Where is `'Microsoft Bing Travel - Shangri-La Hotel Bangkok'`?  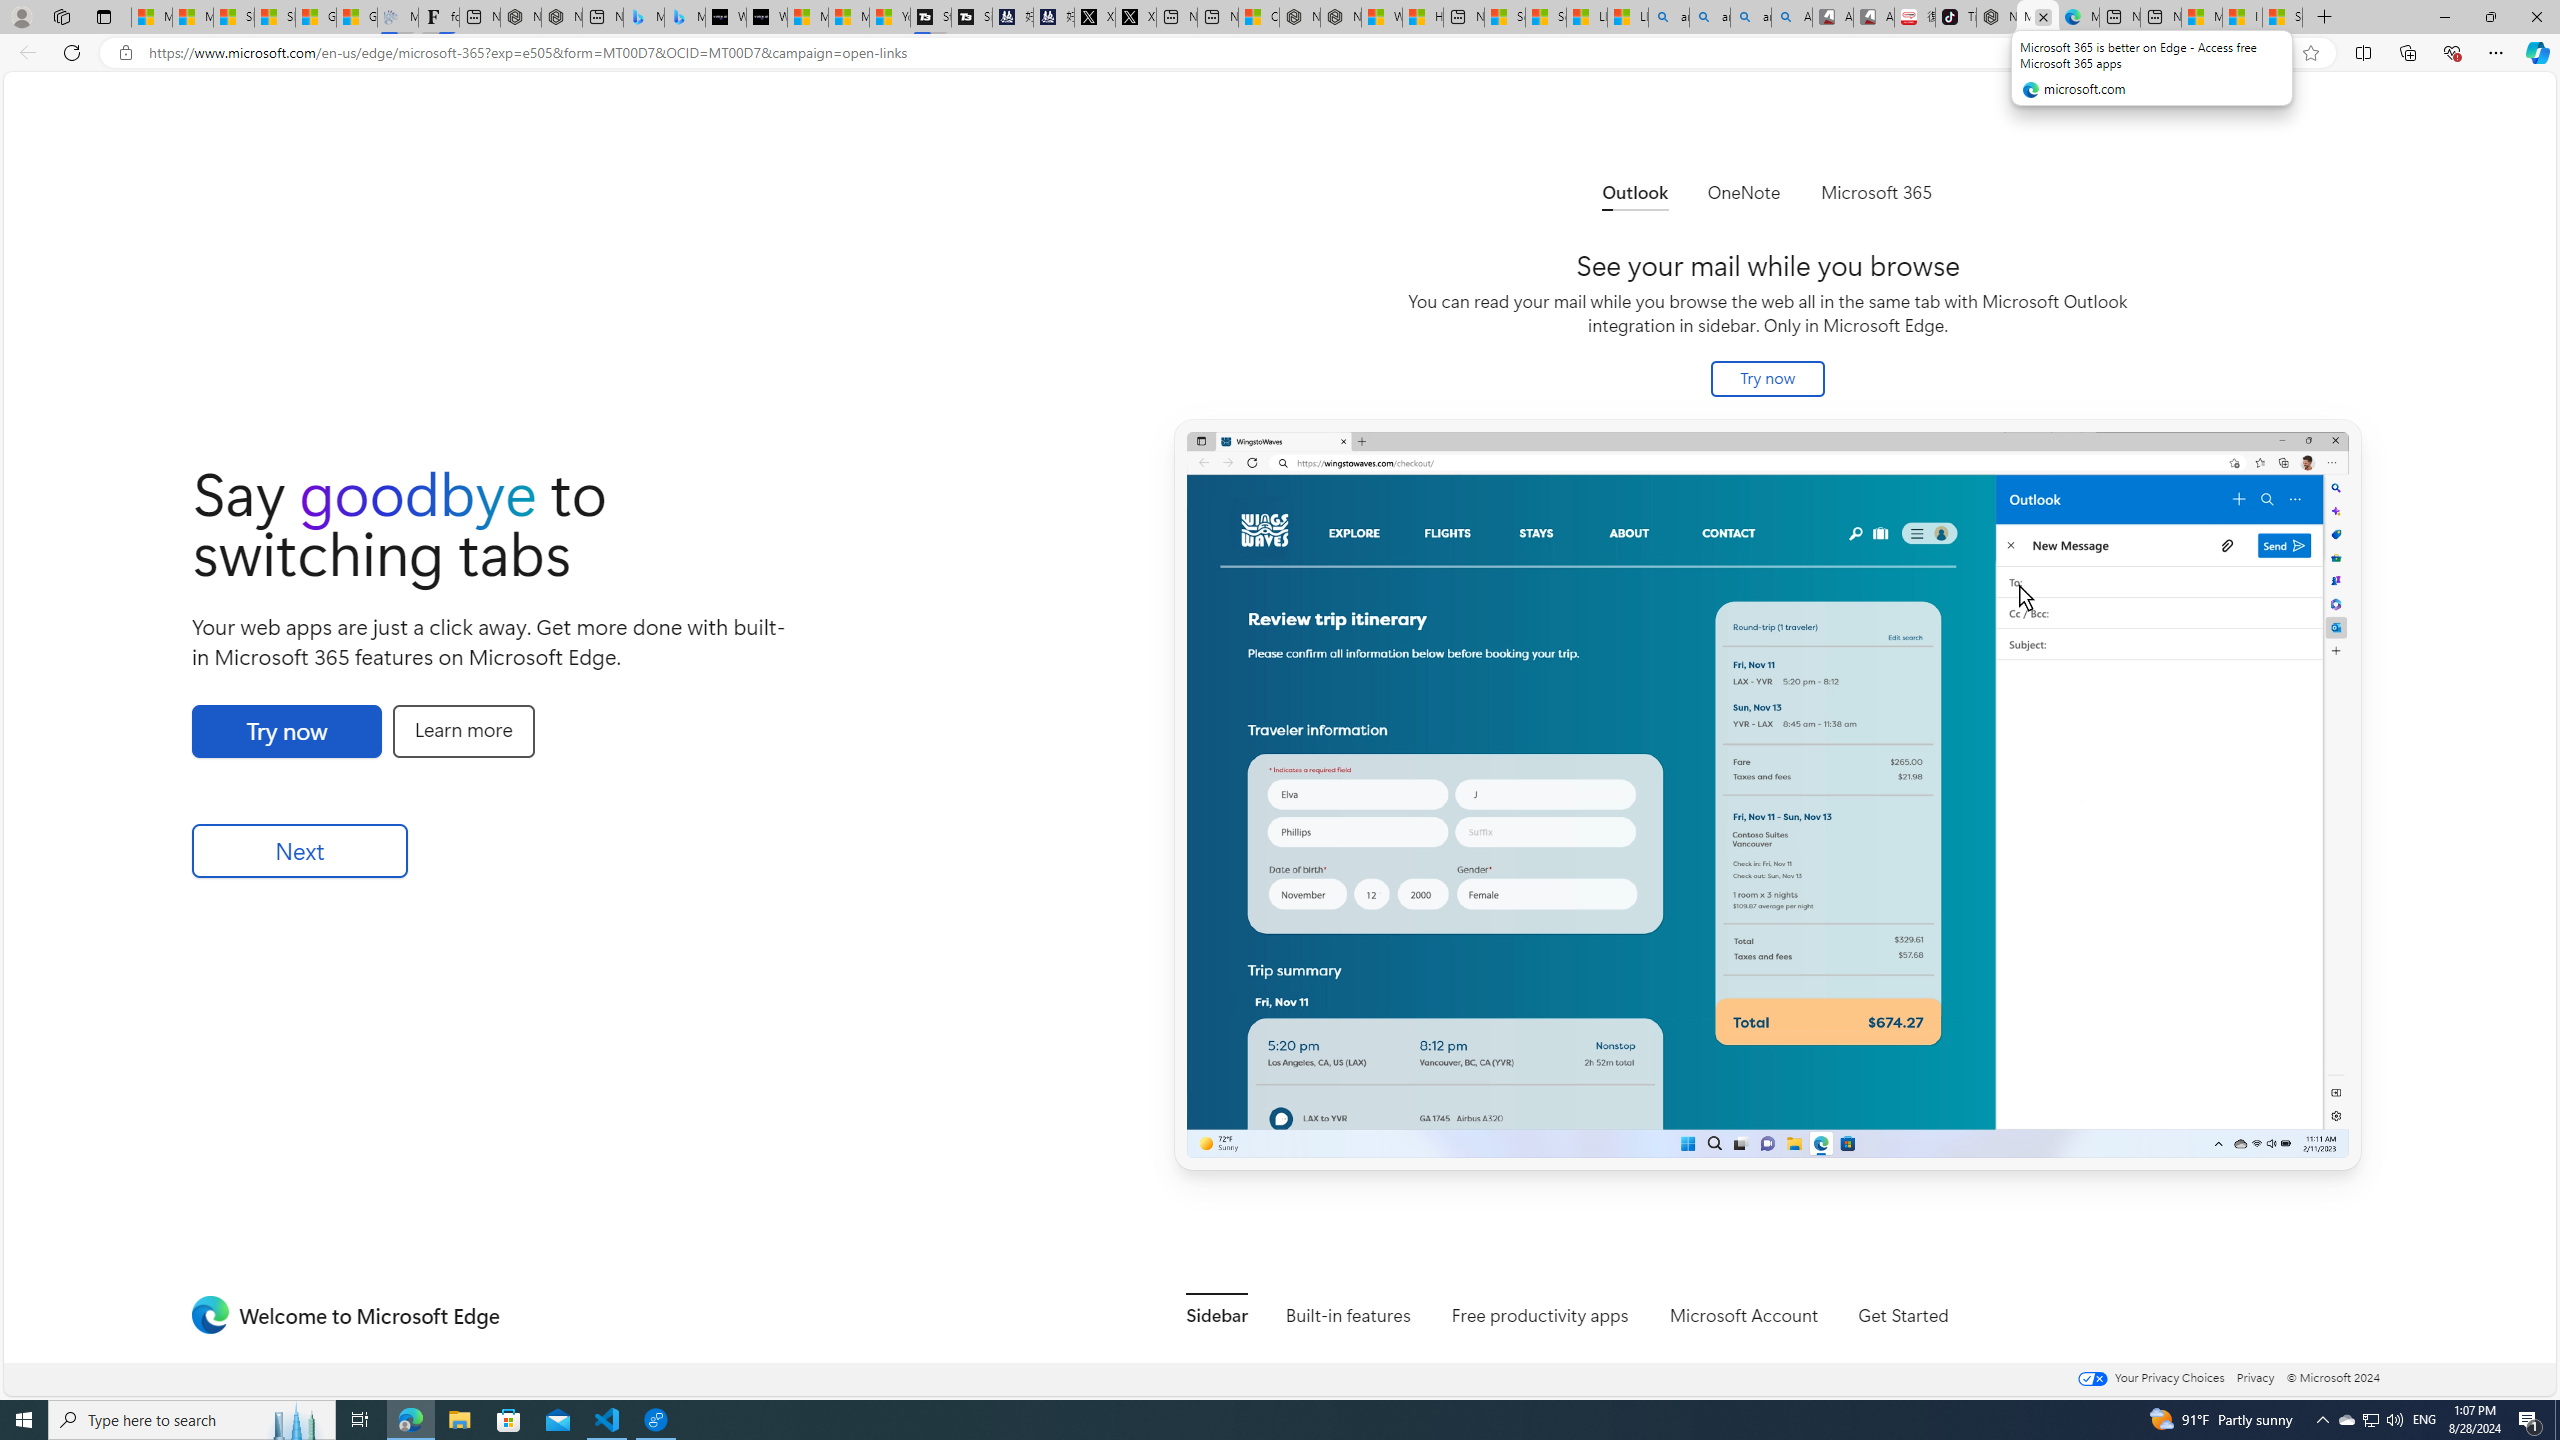
'Microsoft Bing Travel - Shangri-La Hotel Bangkok' is located at coordinates (684, 16).